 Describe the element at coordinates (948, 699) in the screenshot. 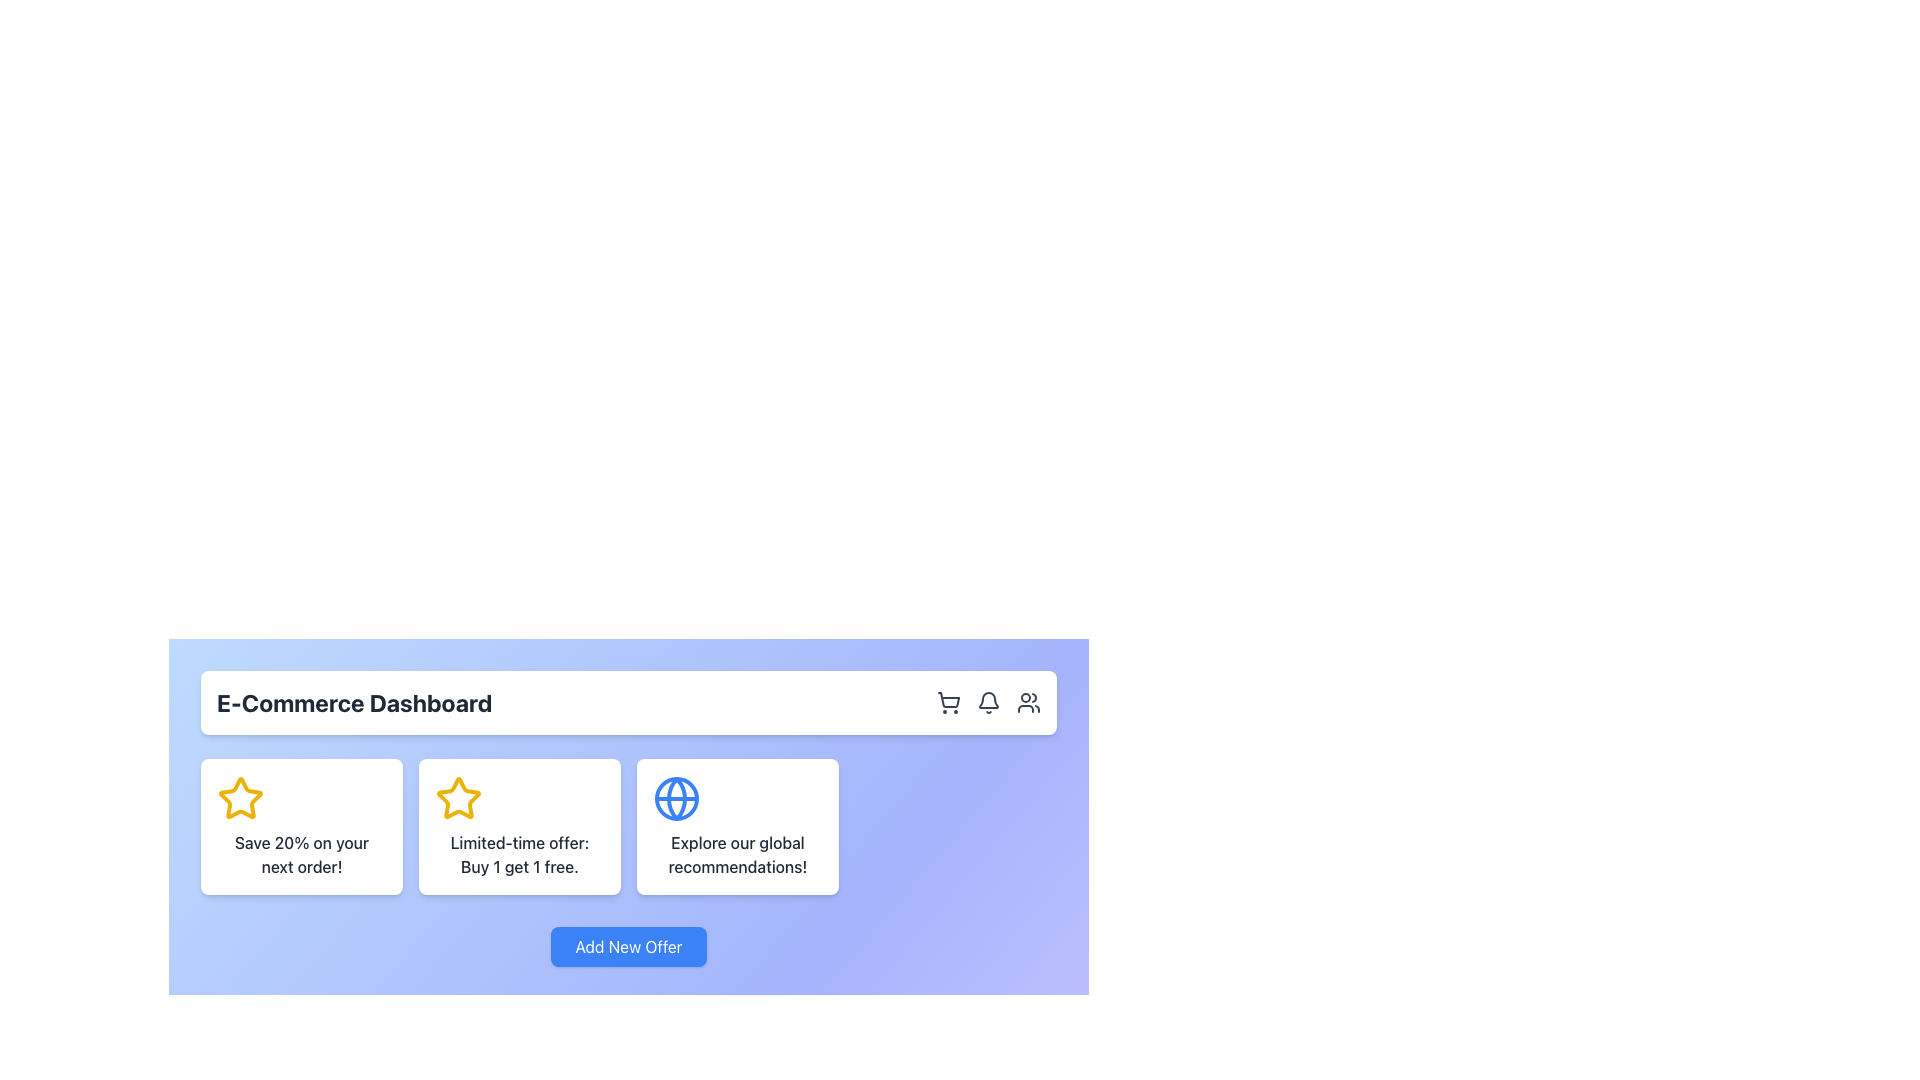

I see `the shopping cart icon located in the top-right corner of the interface, to the left of the notification bell and user profile icons` at that location.